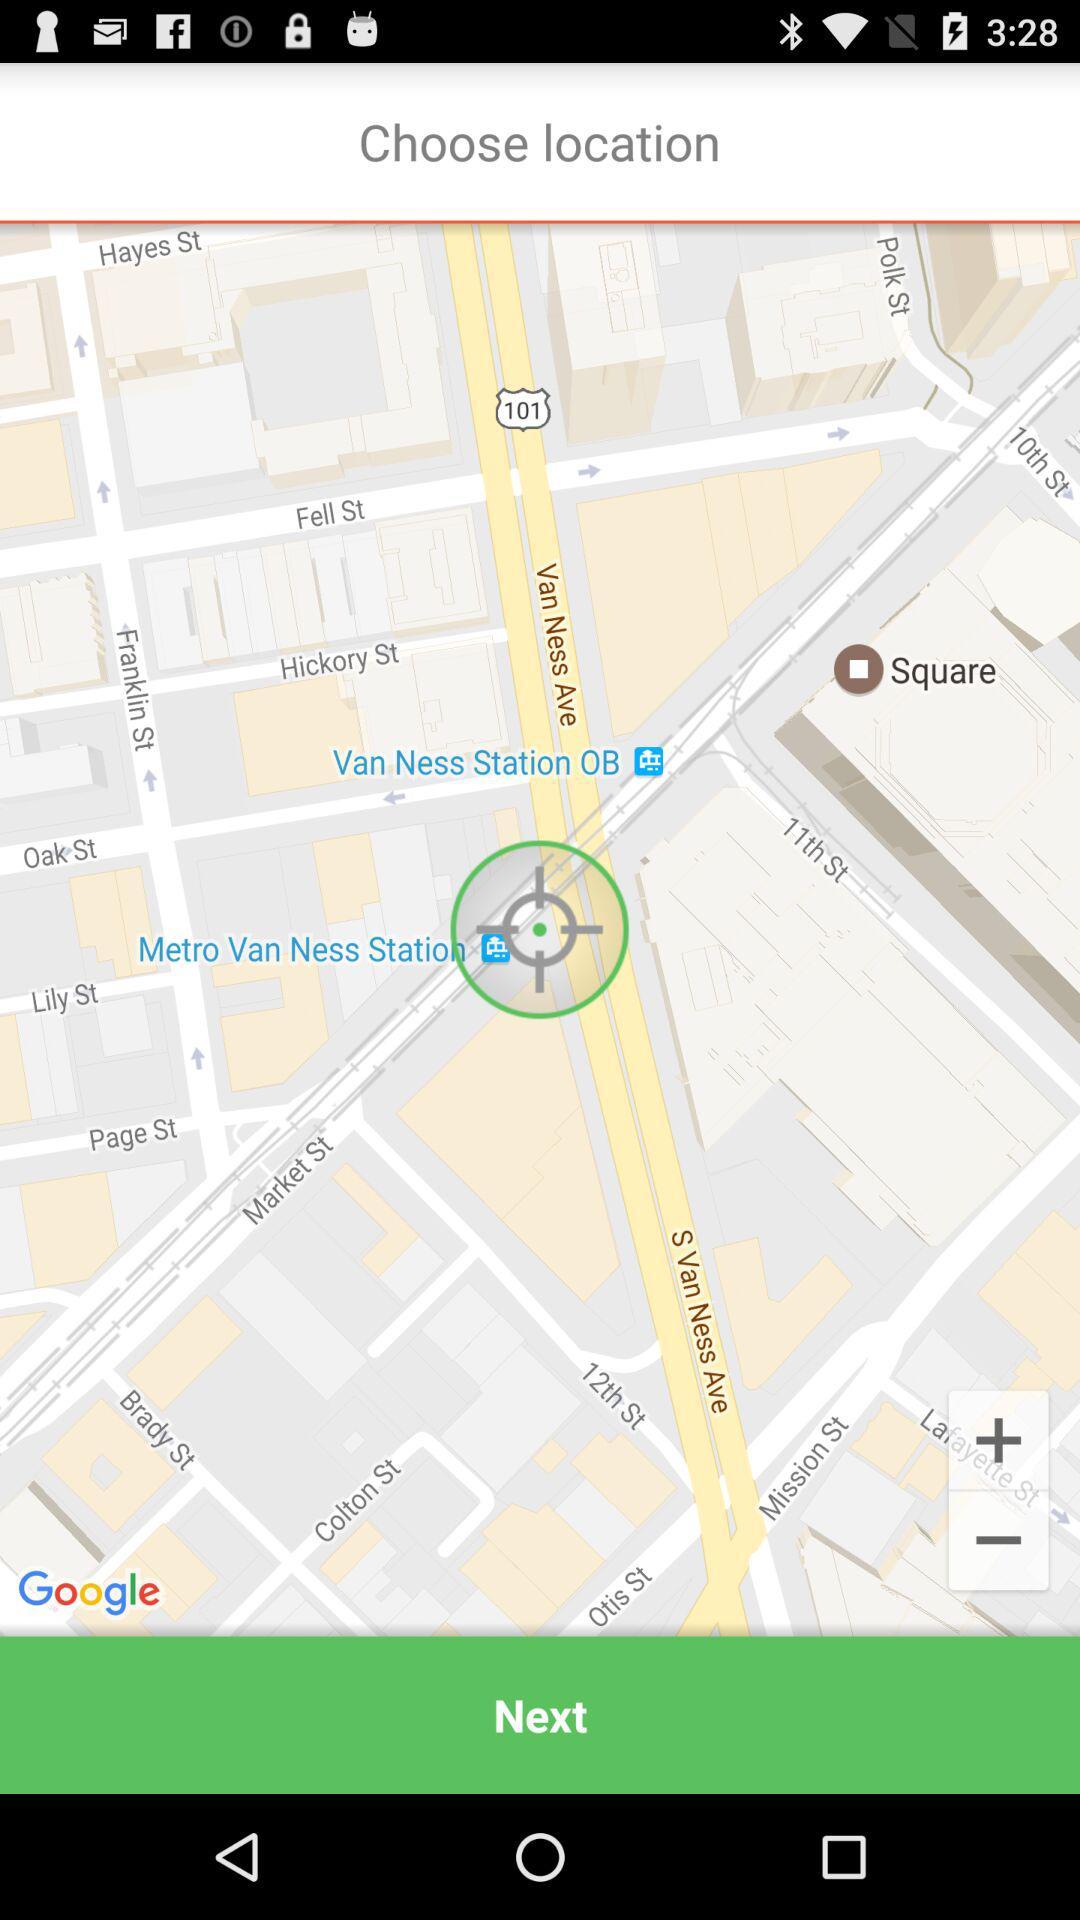 This screenshot has width=1080, height=1920. What do you see at coordinates (540, 1714) in the screenshot?
I see `next app` at bounding box center [540, 1714].